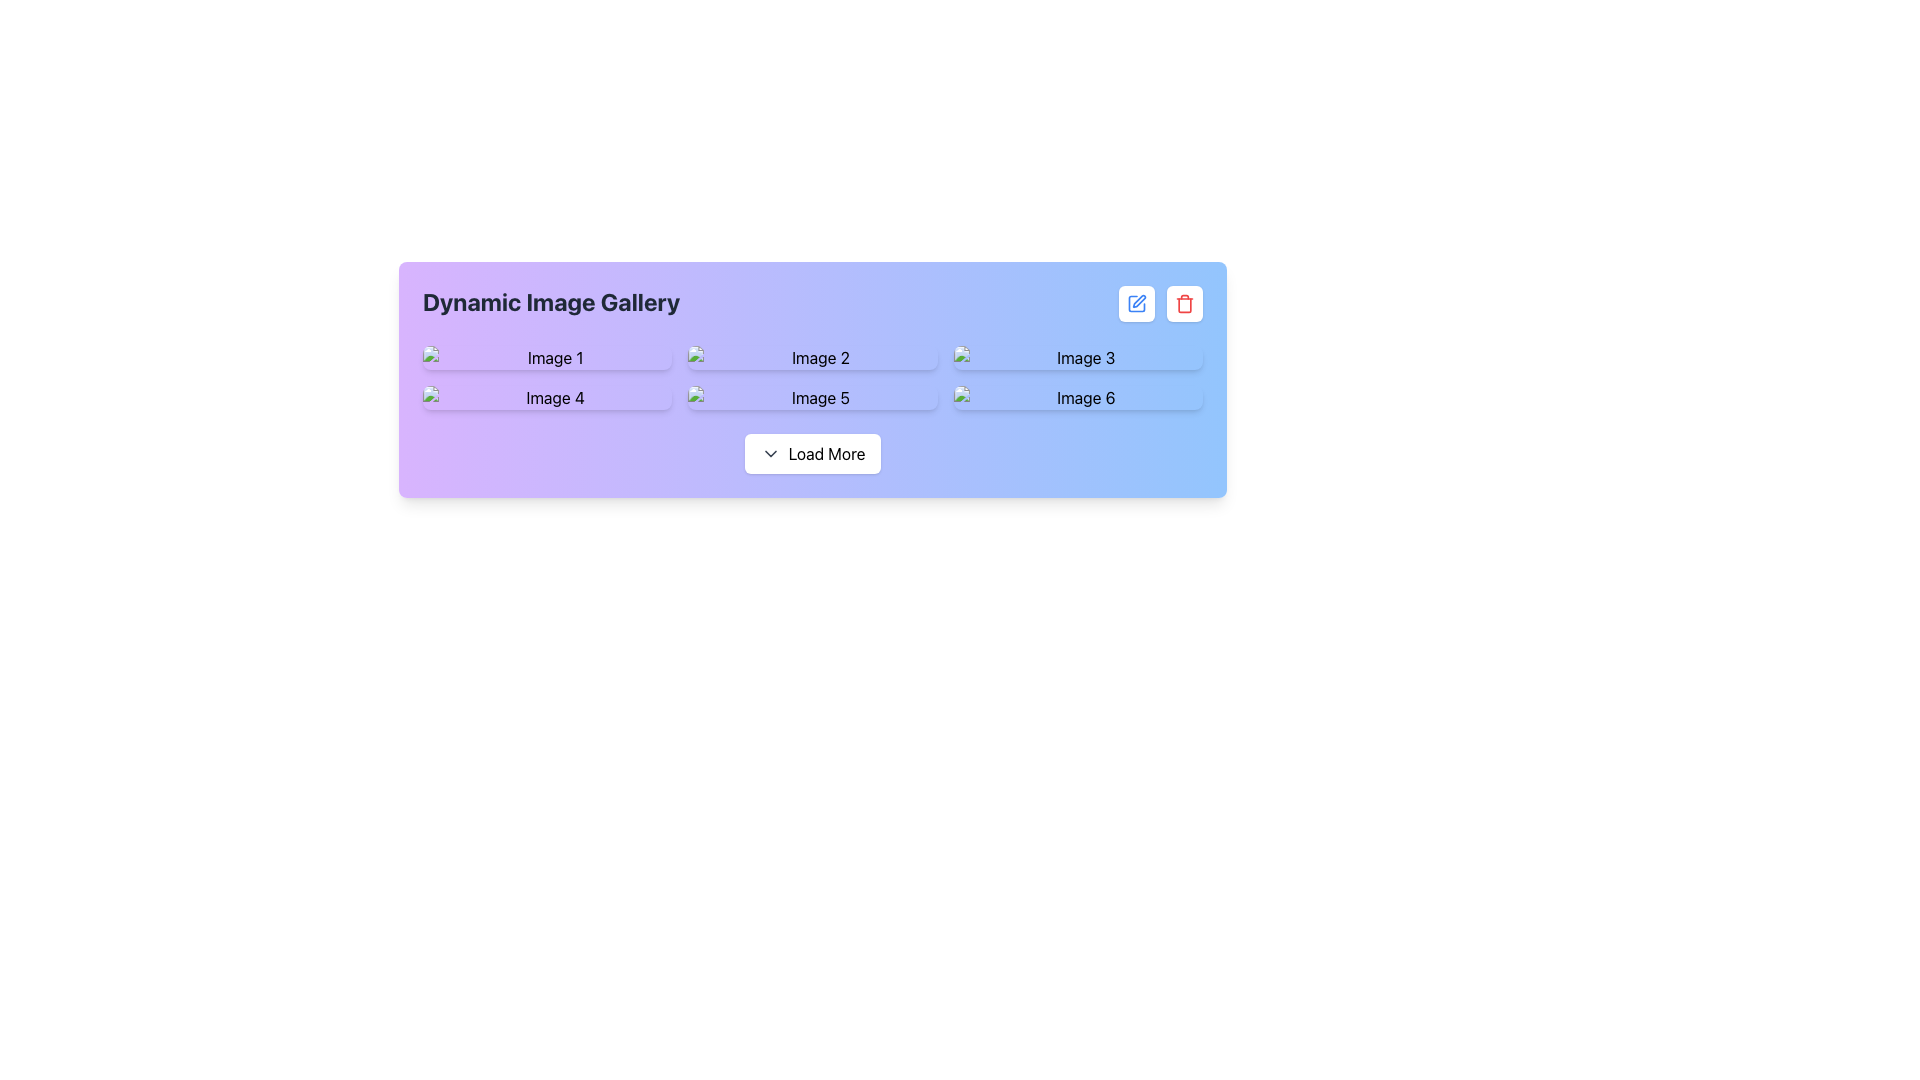 This screenshot has width=1920, height=1080. I want to click on the rectangular component containing the image labeled 'Image 6' located in the second row, third column of the 'Dynamic Image Gallery' for interaction, so click(1077, 397).